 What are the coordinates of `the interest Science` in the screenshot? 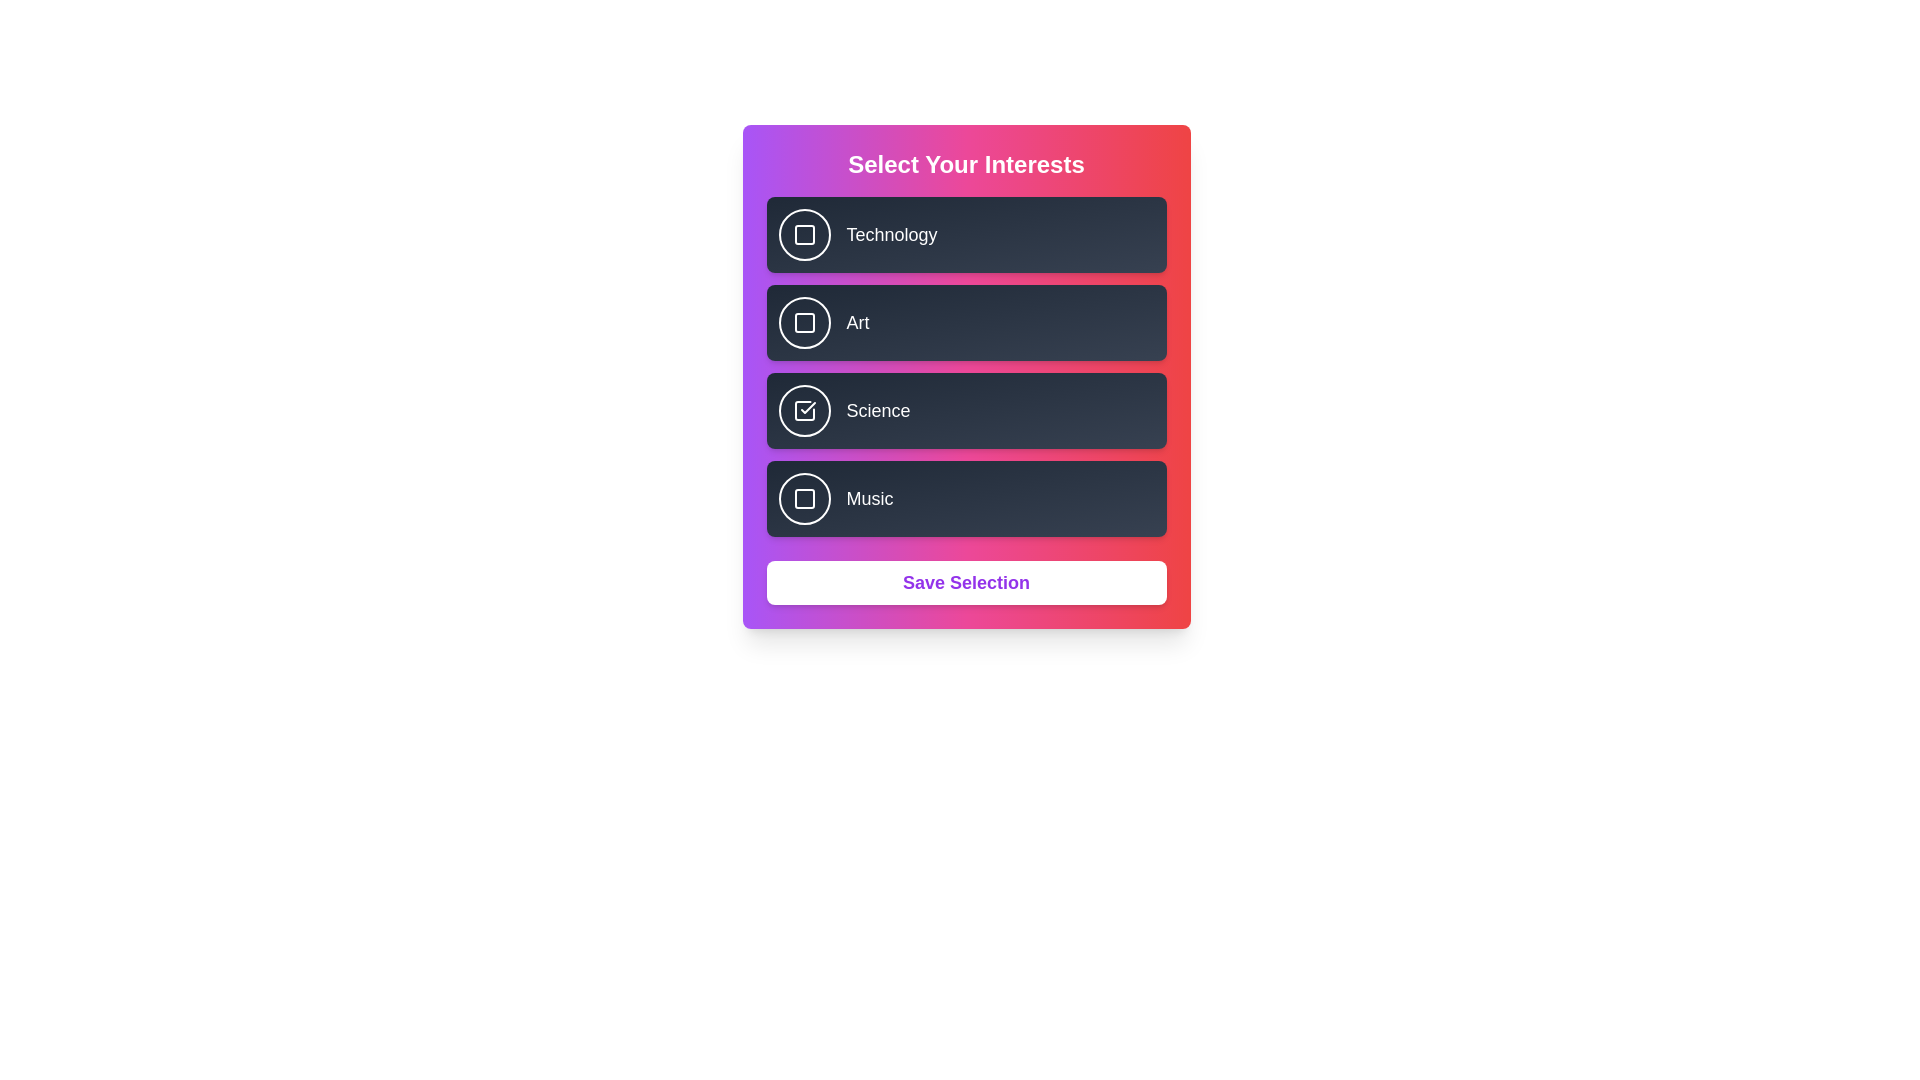 It's located at (804, 410).